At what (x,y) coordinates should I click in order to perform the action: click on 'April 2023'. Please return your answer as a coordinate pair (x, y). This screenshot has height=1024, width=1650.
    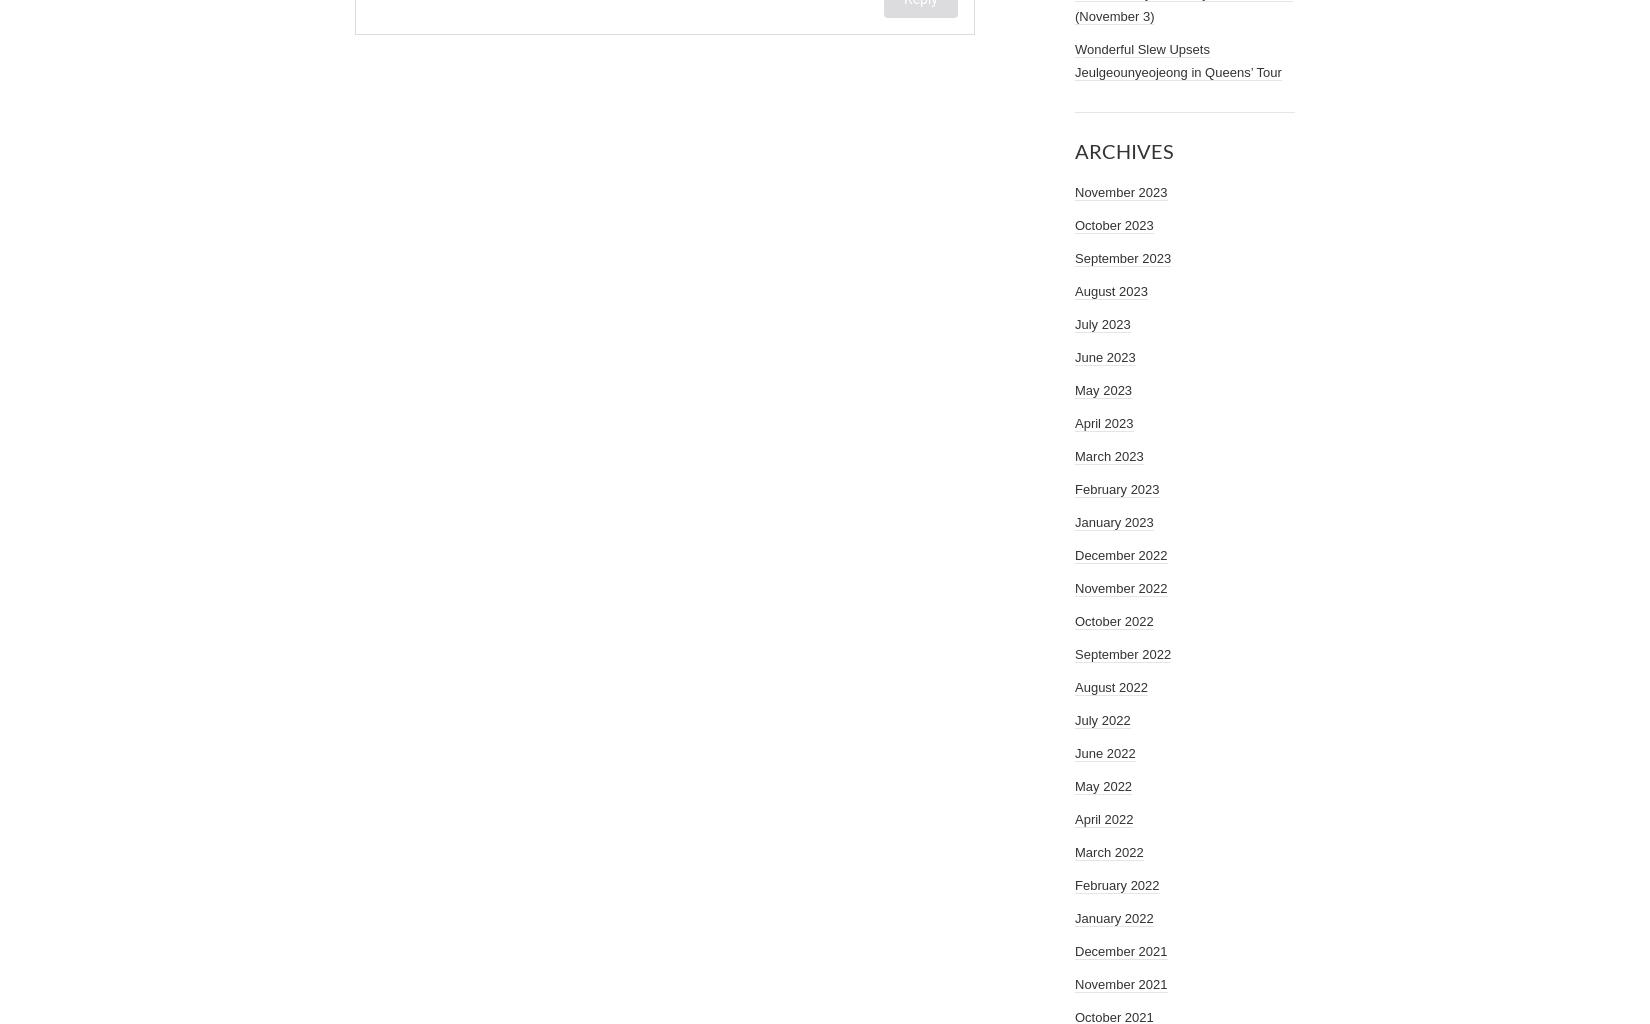
    Looking at the image, I should click on (1074, 422).